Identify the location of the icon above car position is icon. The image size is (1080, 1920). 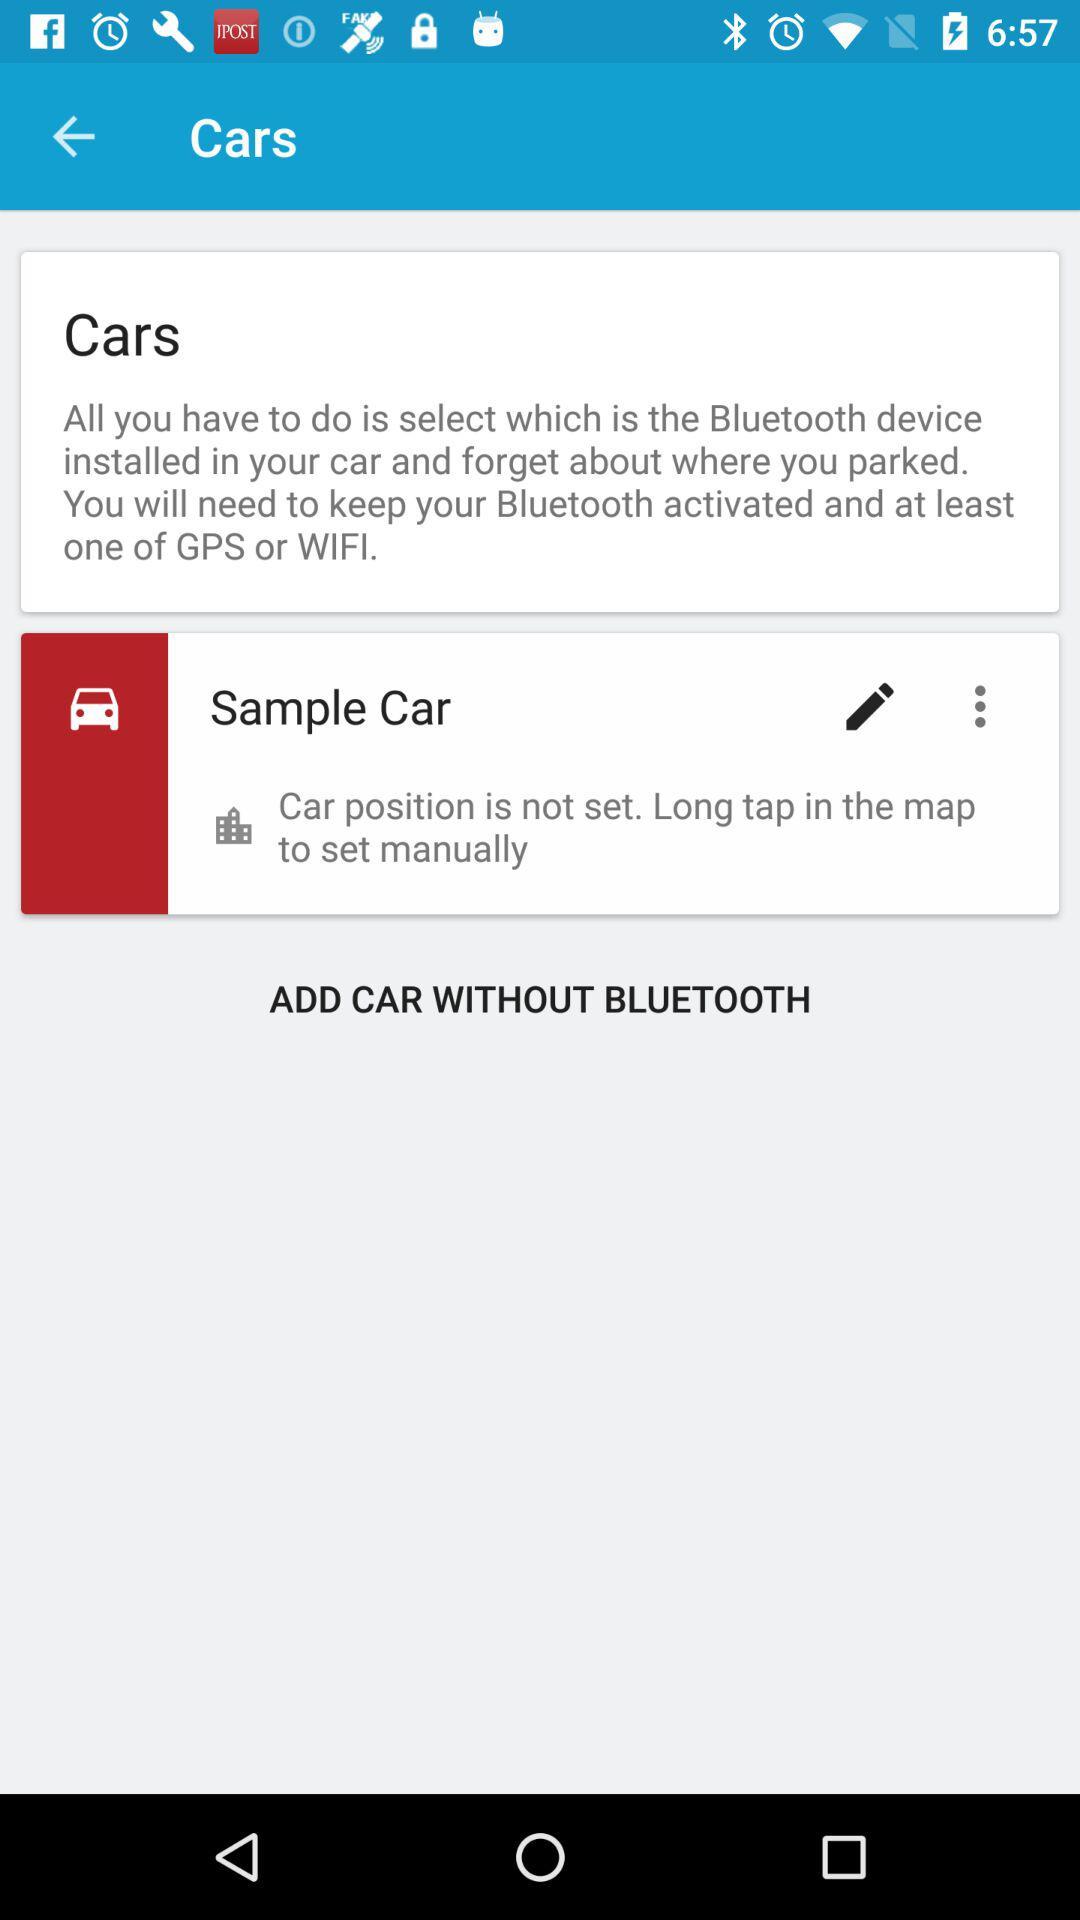
(984, 706).